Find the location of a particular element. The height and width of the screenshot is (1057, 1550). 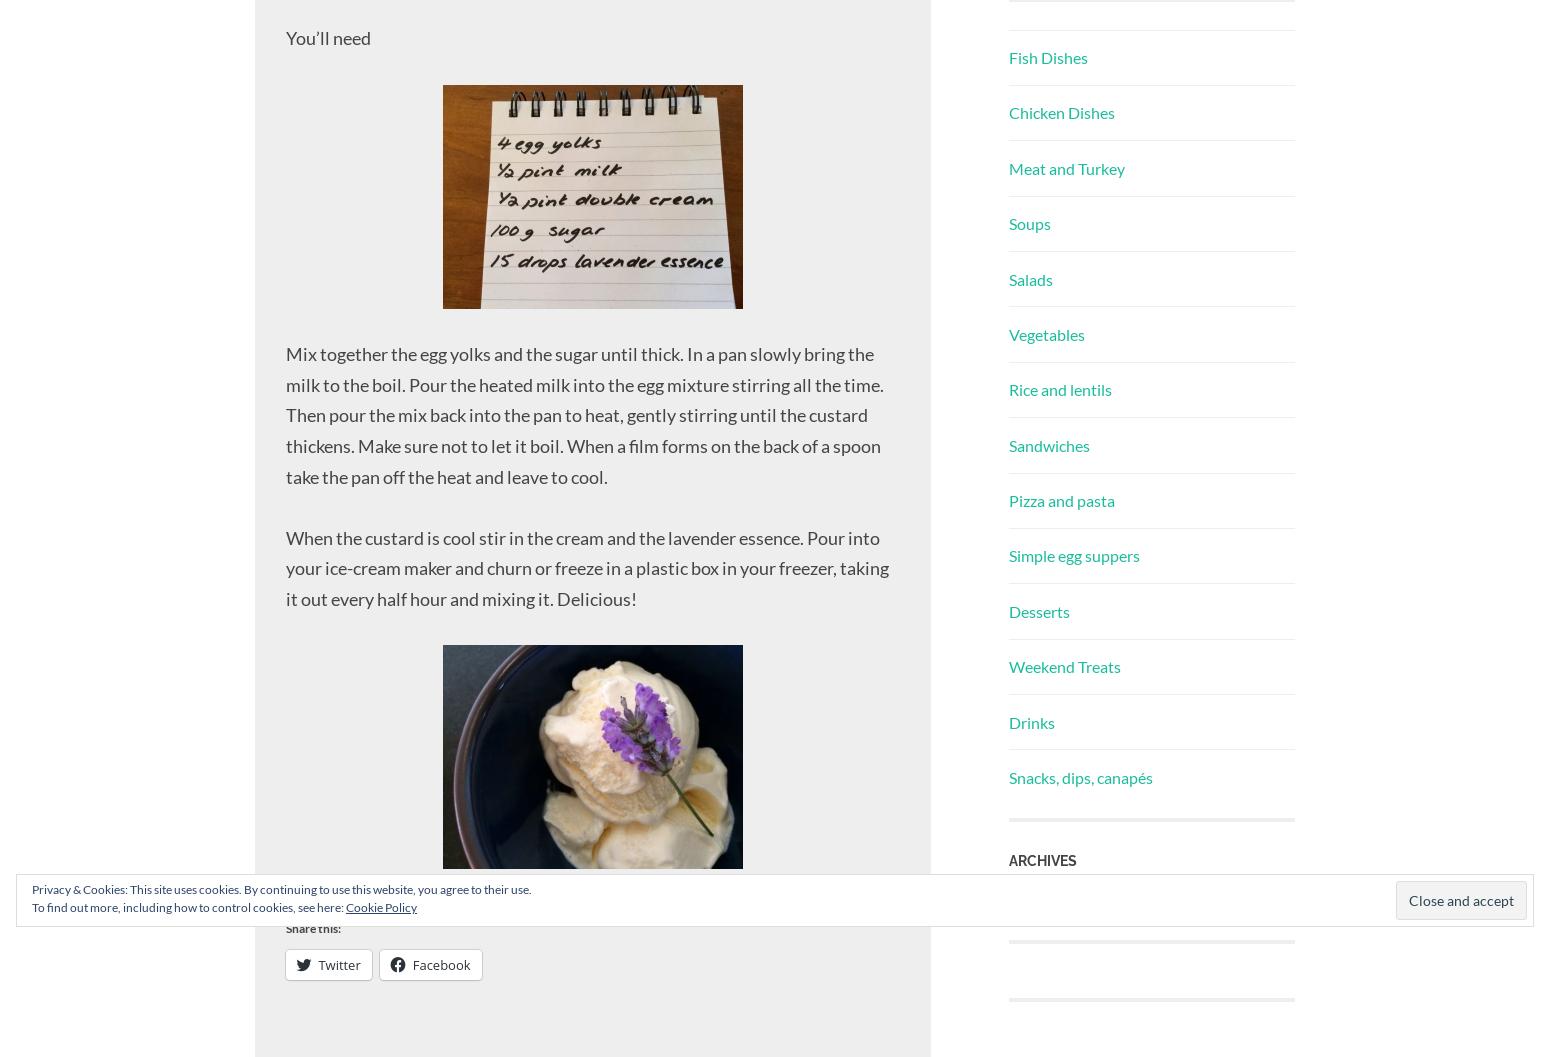

'You’ll need' is located at coordinates (326, 38).